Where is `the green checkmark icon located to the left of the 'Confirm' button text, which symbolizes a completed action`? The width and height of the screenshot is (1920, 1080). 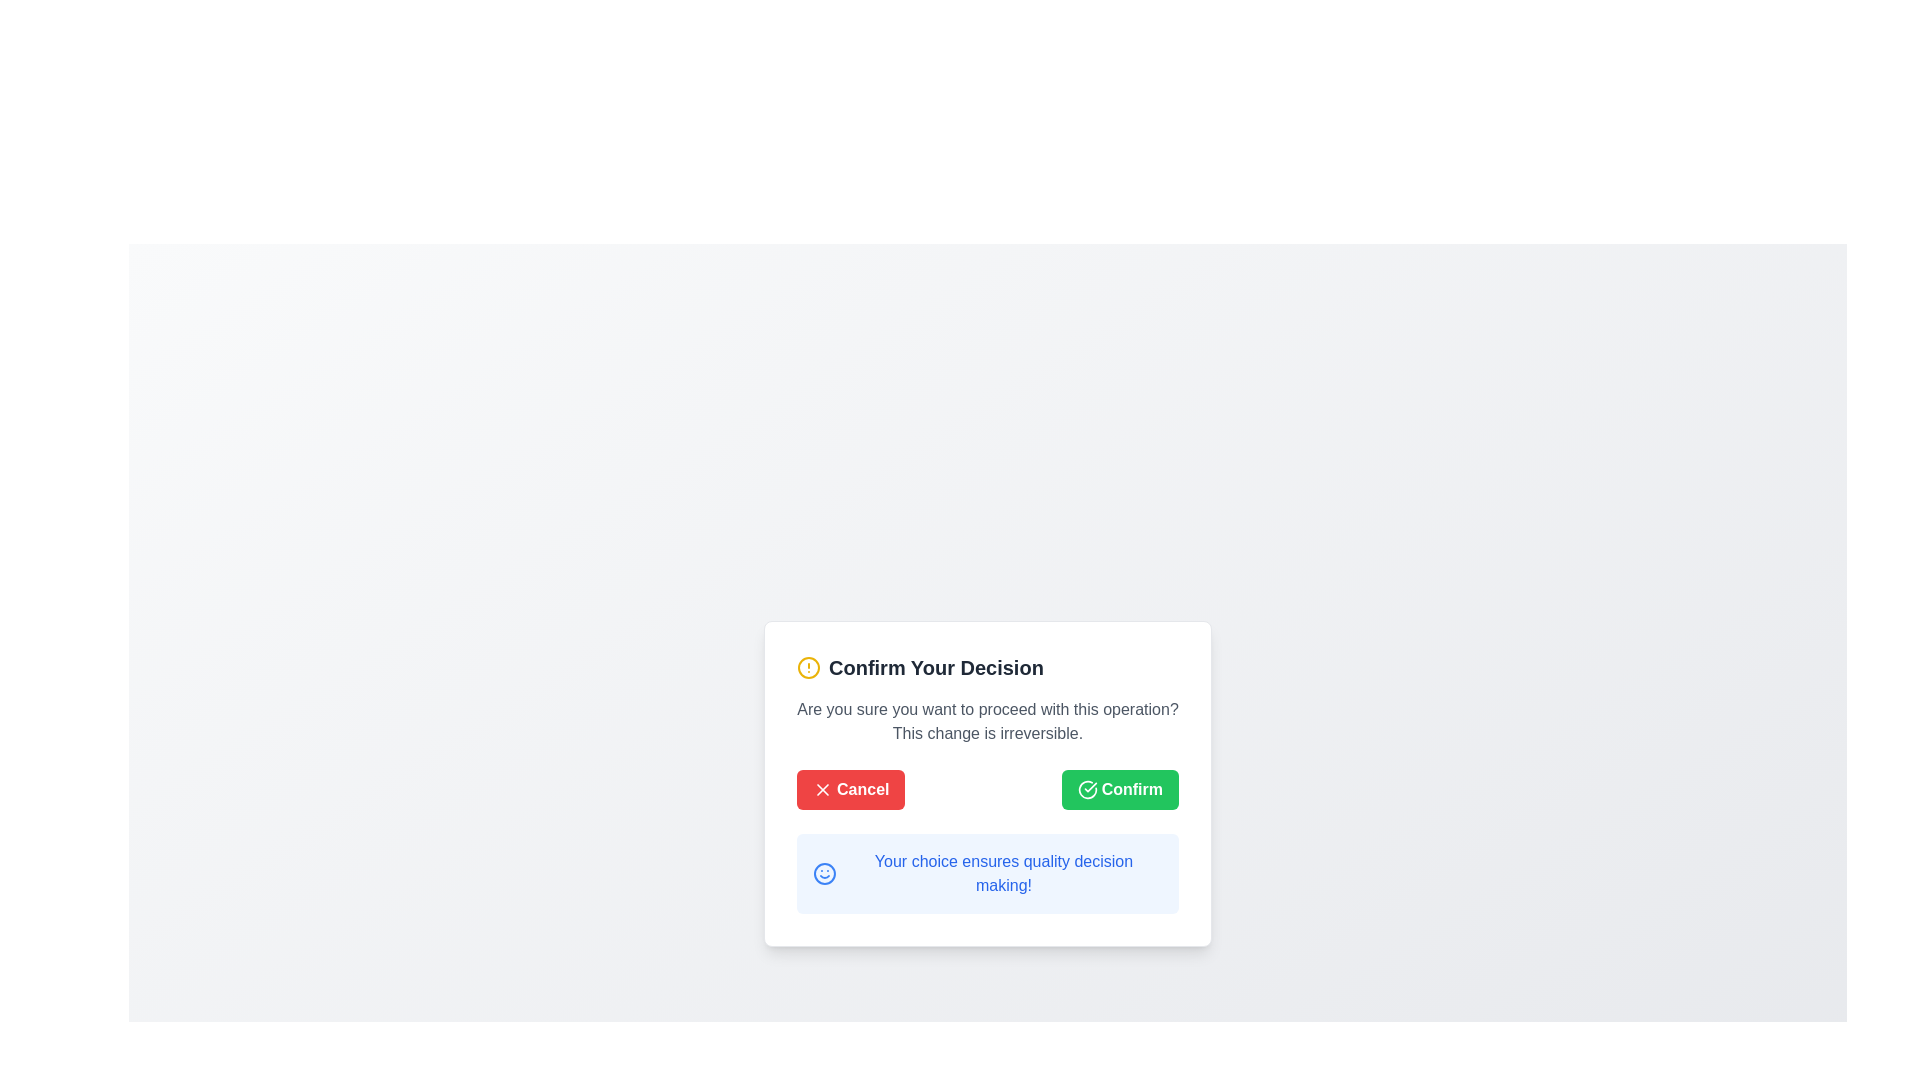 the green checkmark icon located to the left of the 'Confirm' button text, which symbolizes a completed action is located at coordinates (1086, 789).